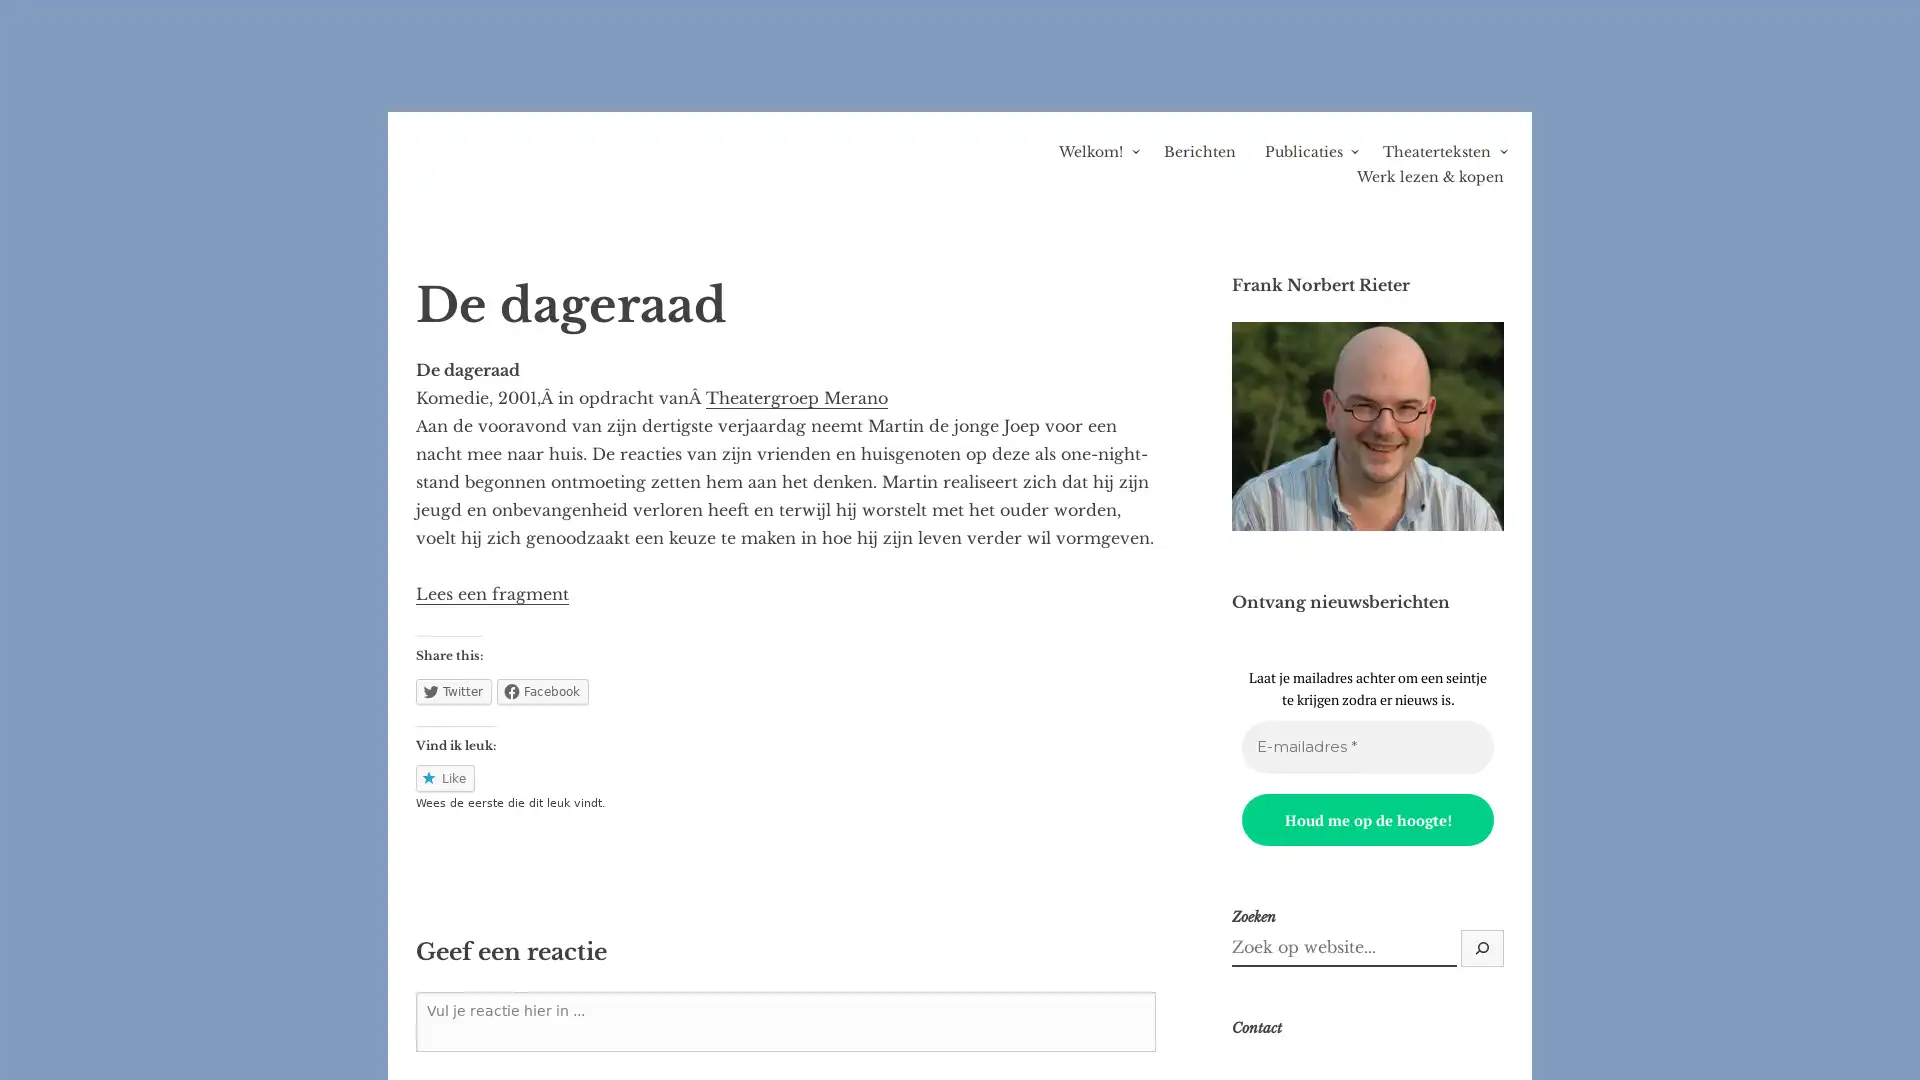 The height and width of the screenshot is (1080, 1920). What do you see at coordinates (1482, 946) in the screenshot?
I see `Zoek` at bounding box center [1482, 946].